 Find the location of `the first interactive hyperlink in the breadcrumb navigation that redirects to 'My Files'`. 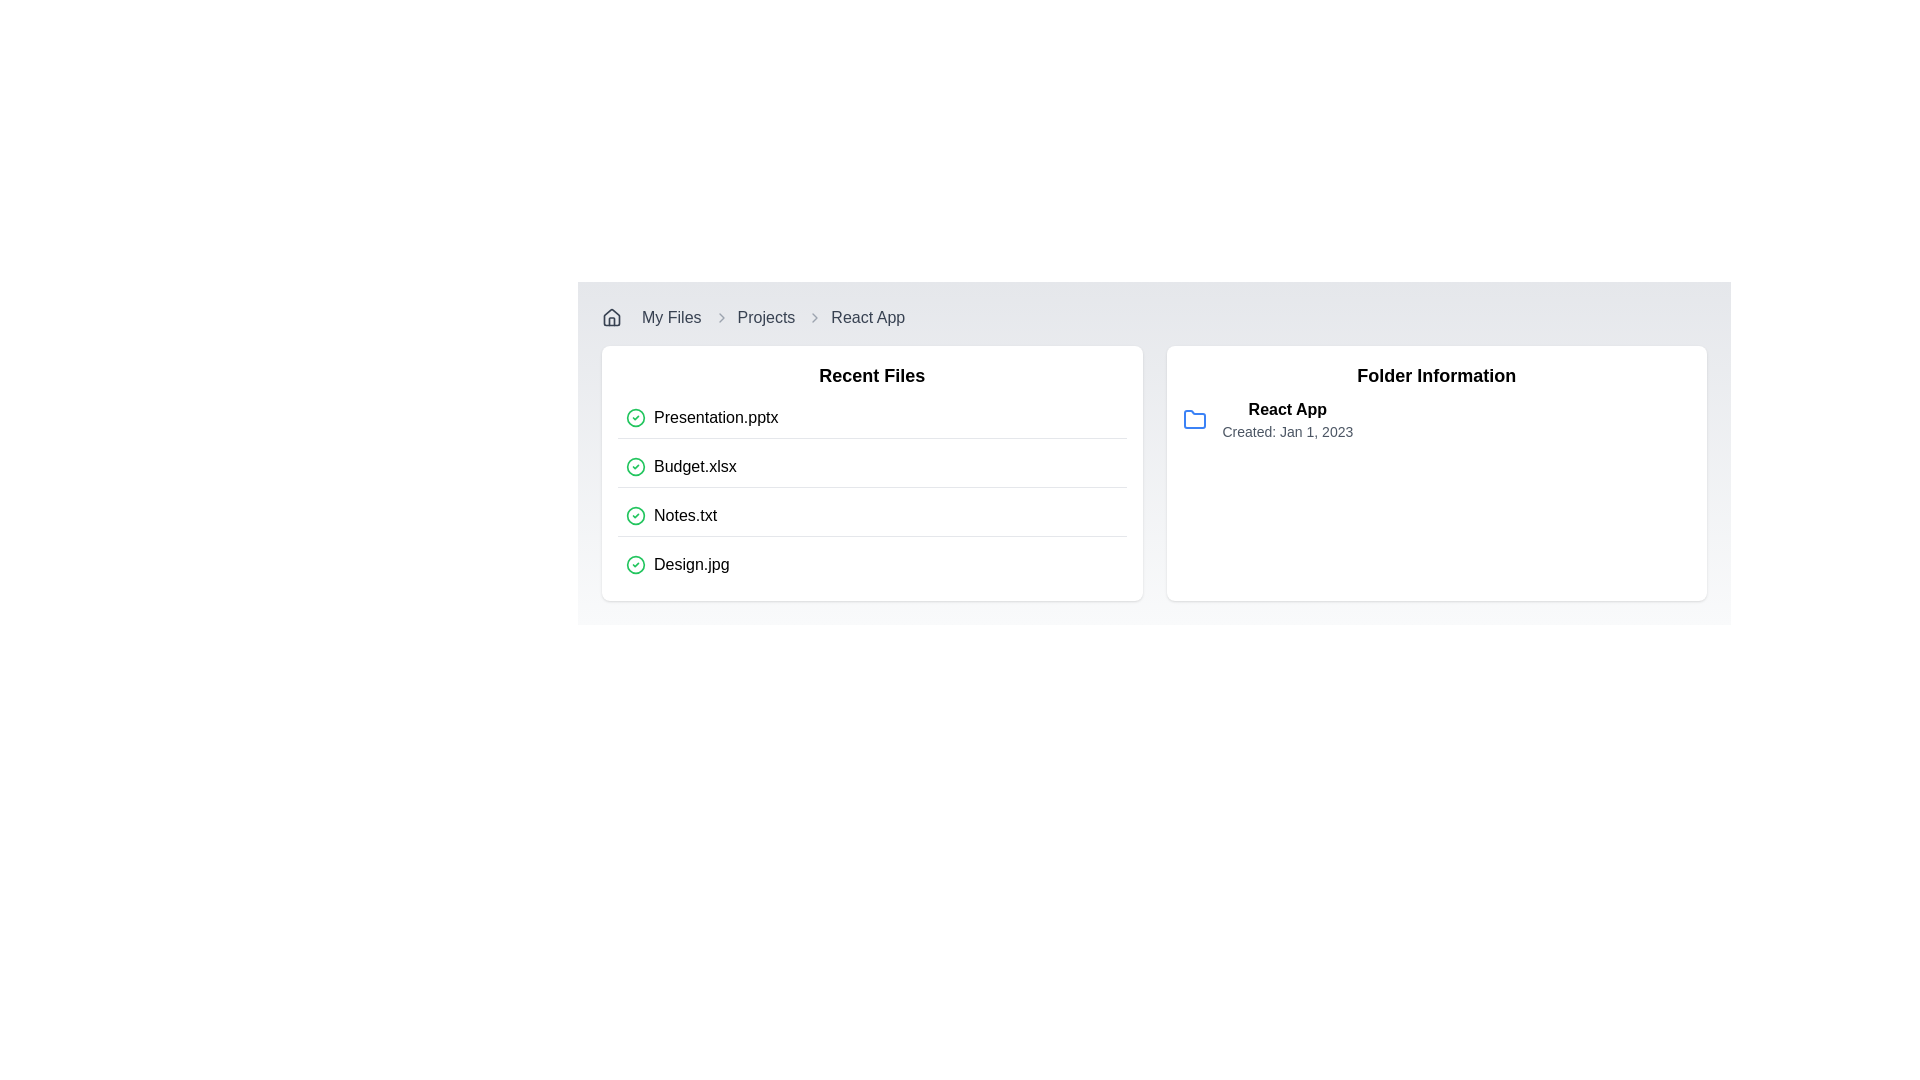

the first interactive hyperlink in the breadcrumb navigation that redirects to 'My Files' is located at coordinates (671, 316).